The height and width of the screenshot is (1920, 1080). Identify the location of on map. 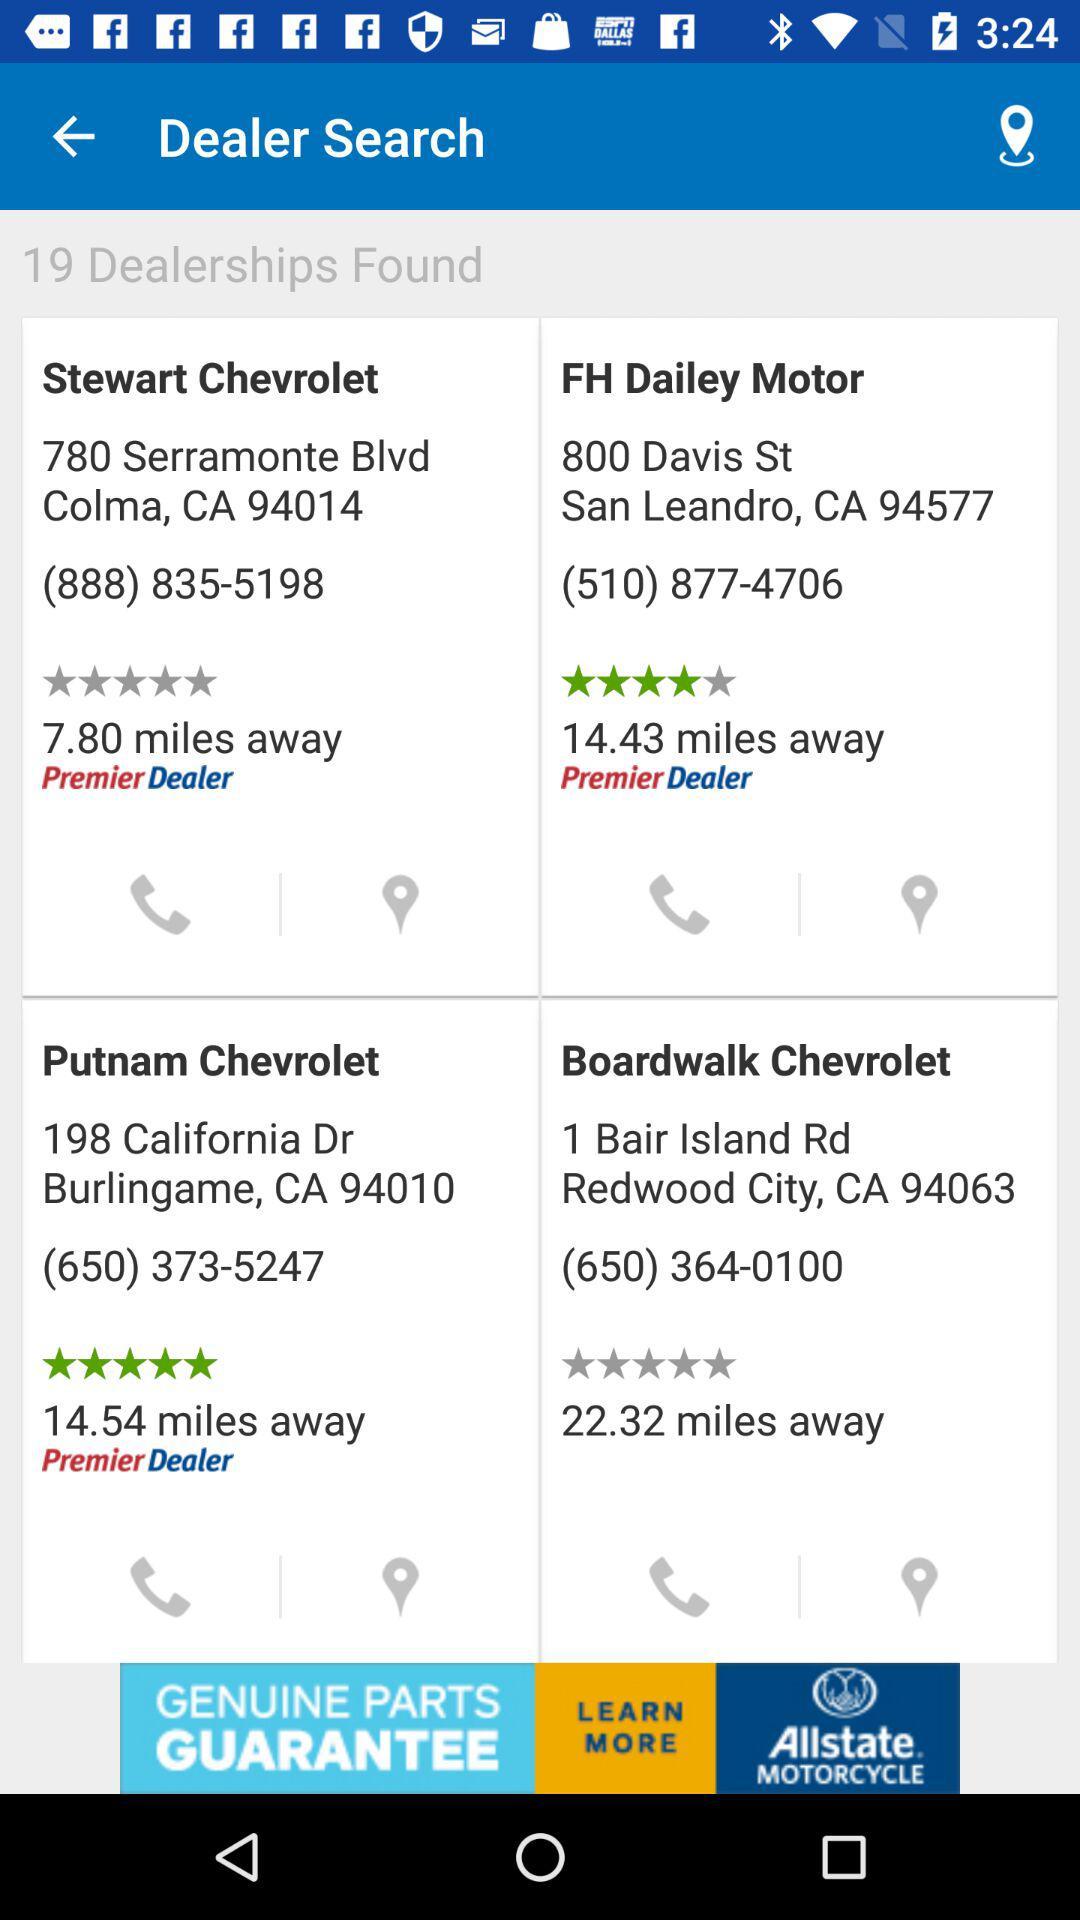
(400, 1586).